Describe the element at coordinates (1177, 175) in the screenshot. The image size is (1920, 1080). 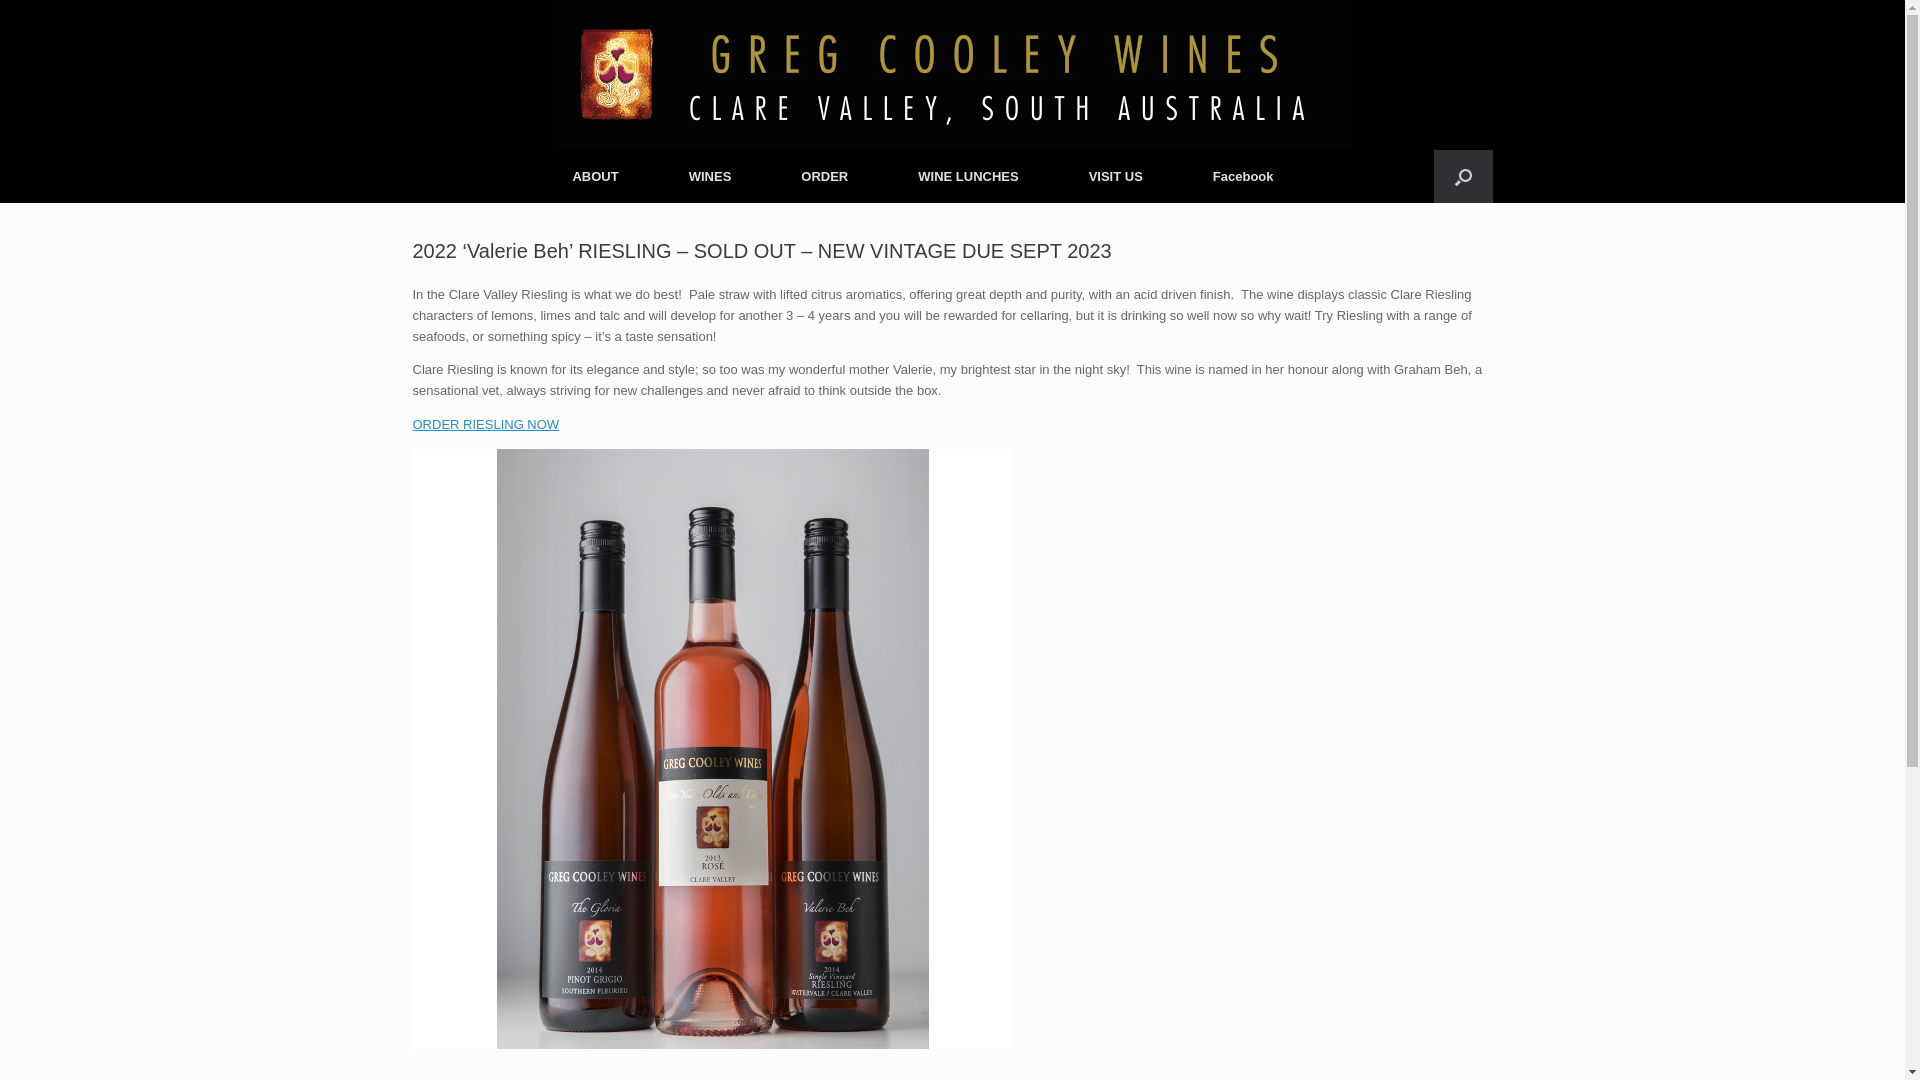
I see `'Facebook'` at that location.